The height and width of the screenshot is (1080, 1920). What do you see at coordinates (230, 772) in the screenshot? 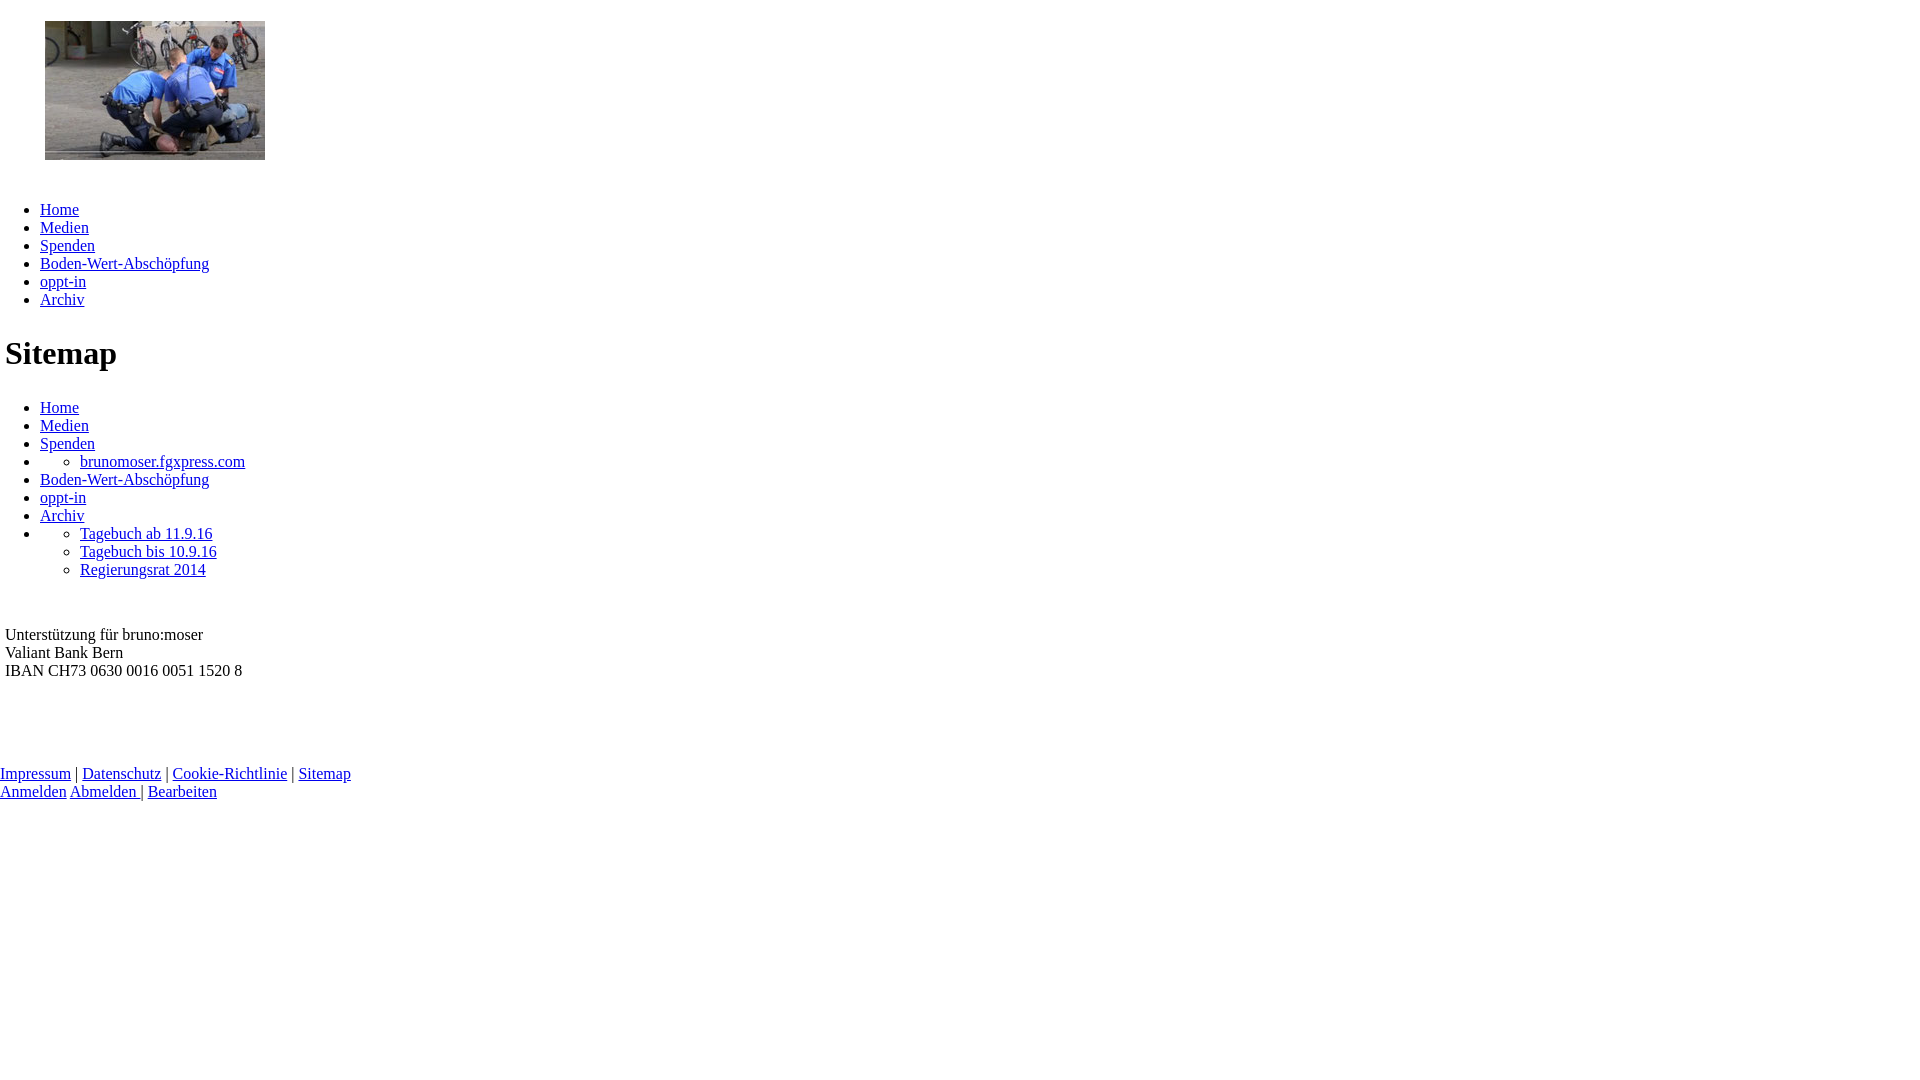
I see `'Cookie-Richtlinie'` at bounding box center [230, 772].